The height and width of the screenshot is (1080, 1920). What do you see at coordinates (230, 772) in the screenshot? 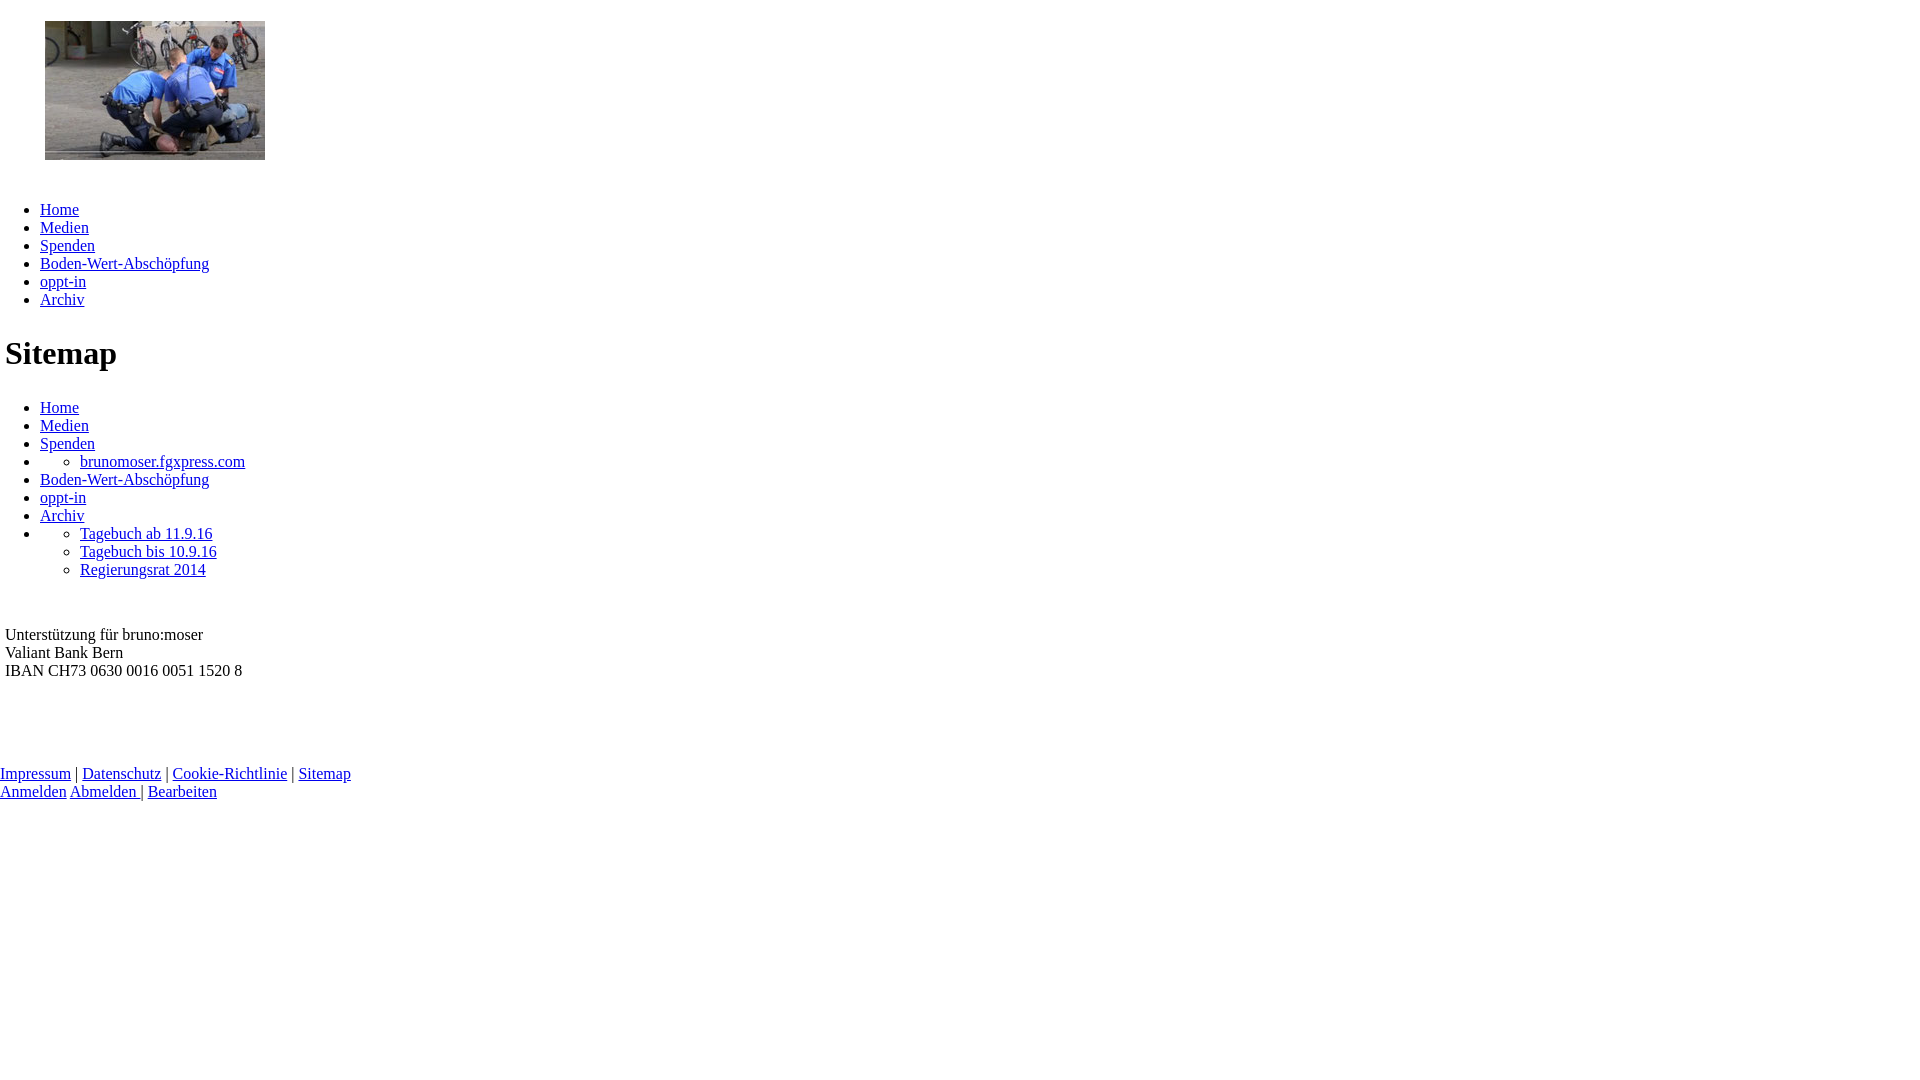
I see `'Cookie-Richtlinie'` at bounding box center [230, 772].